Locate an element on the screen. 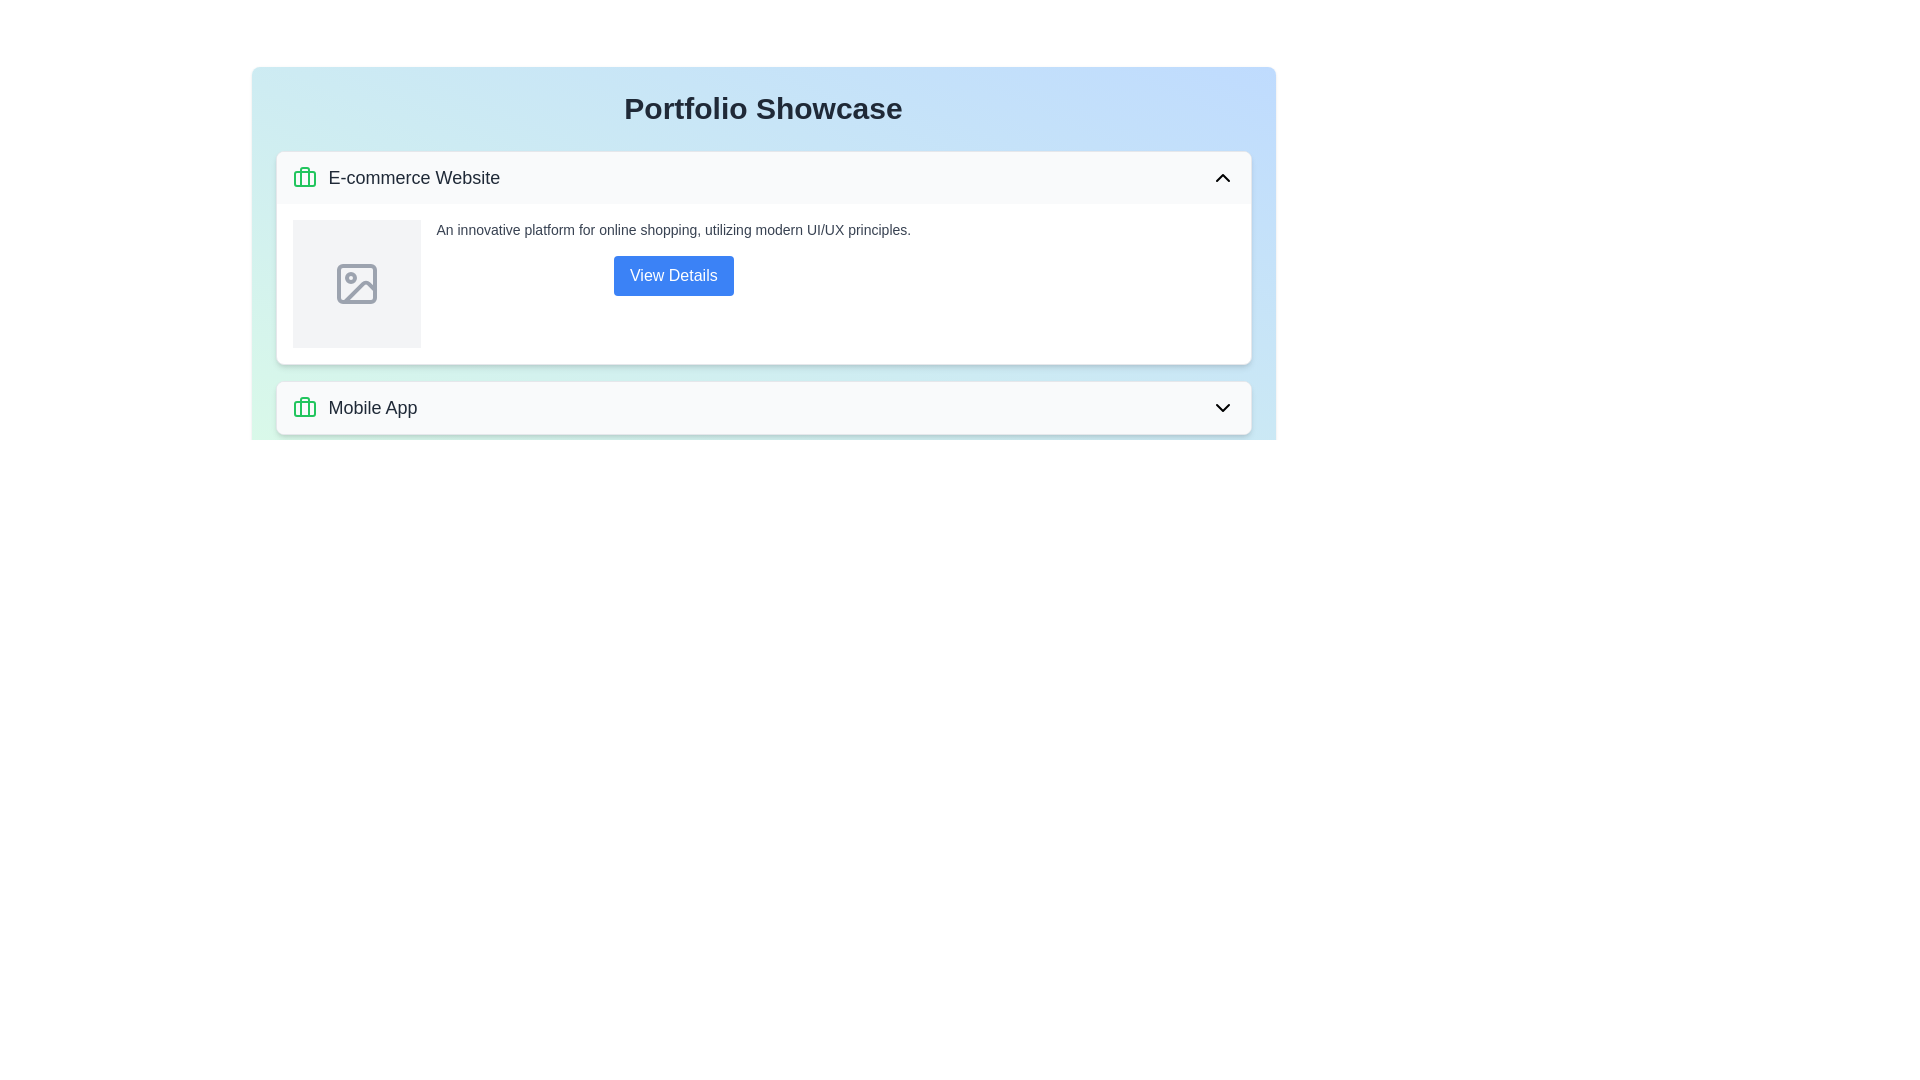 The height and width of the screenshot is (1080, 1920). the 'Mobile App' collapsible list item is located at coordinates (762, 407).